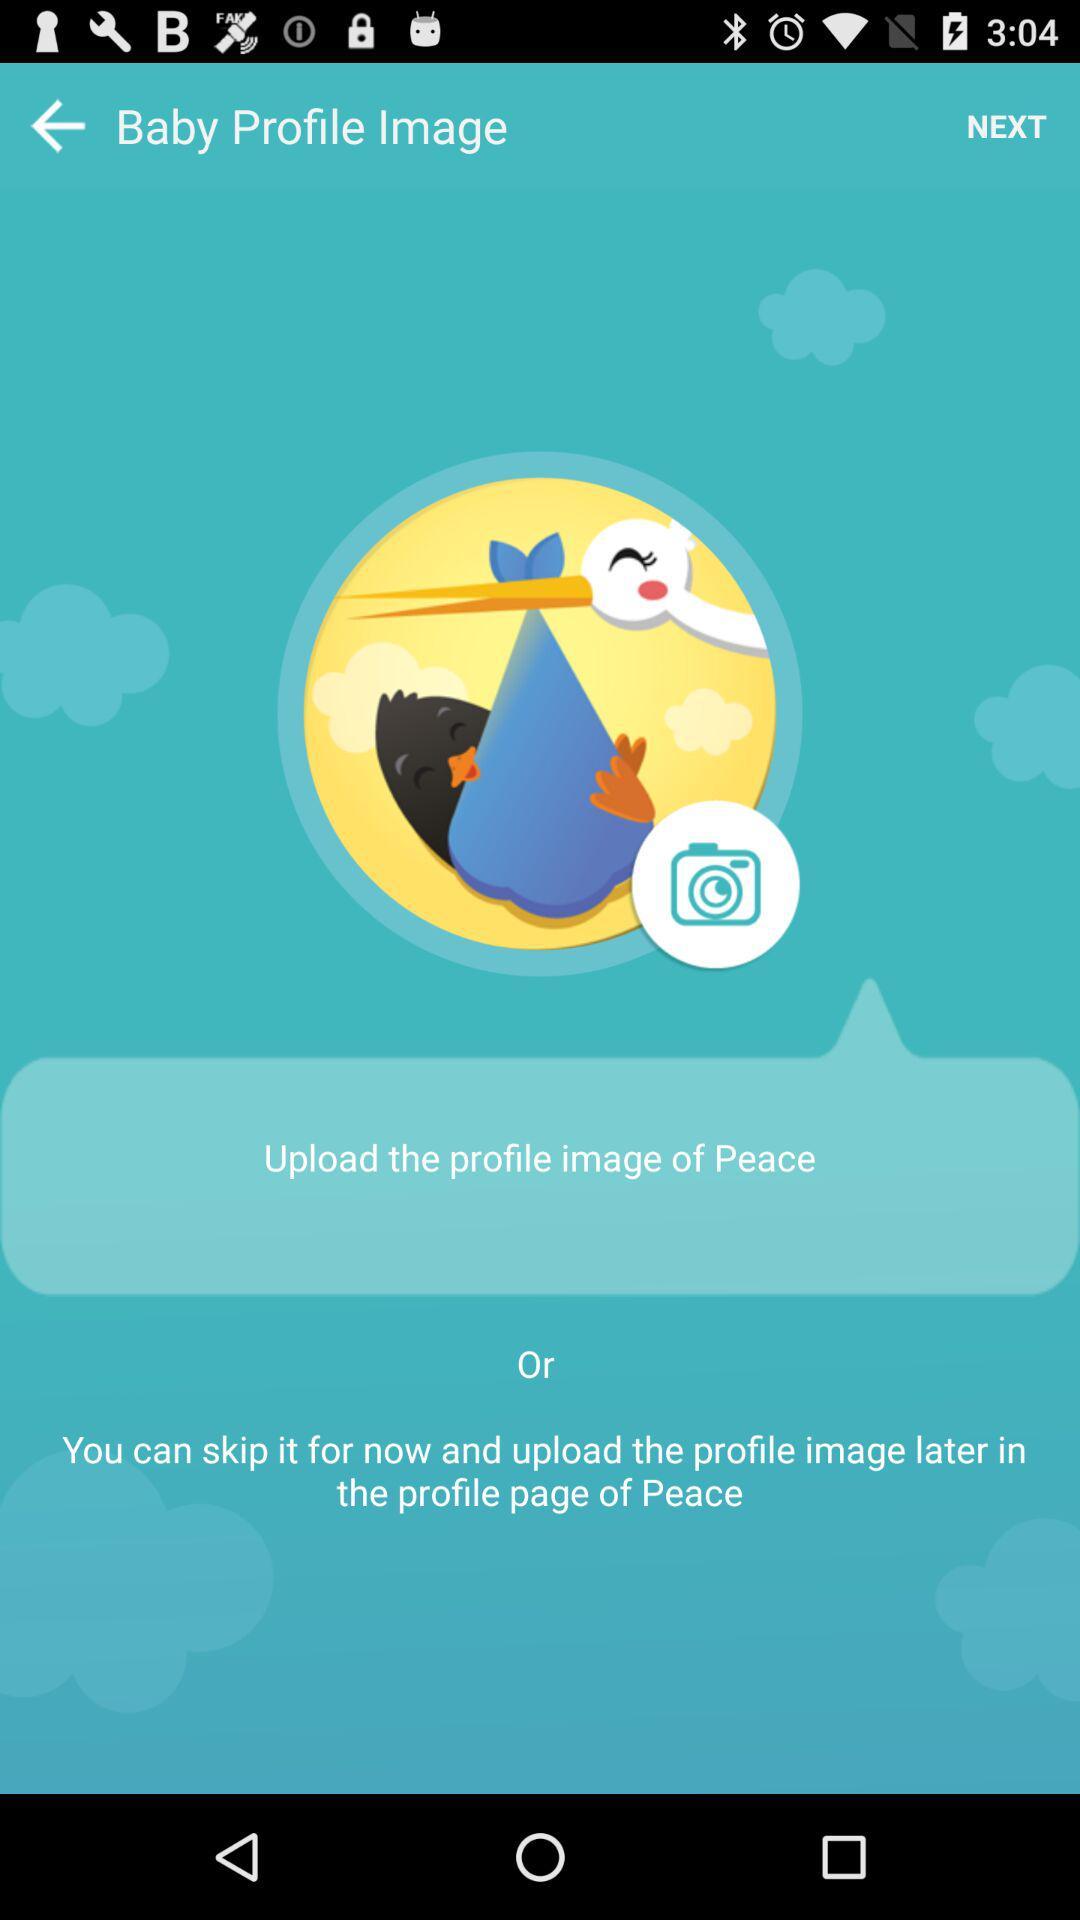 This screenshot has height=1920, width=1080. What do you see at coordinates (540, 714) in the screenshot?
I see `the app above the upload the profile item` at bounding box center [540, 714].